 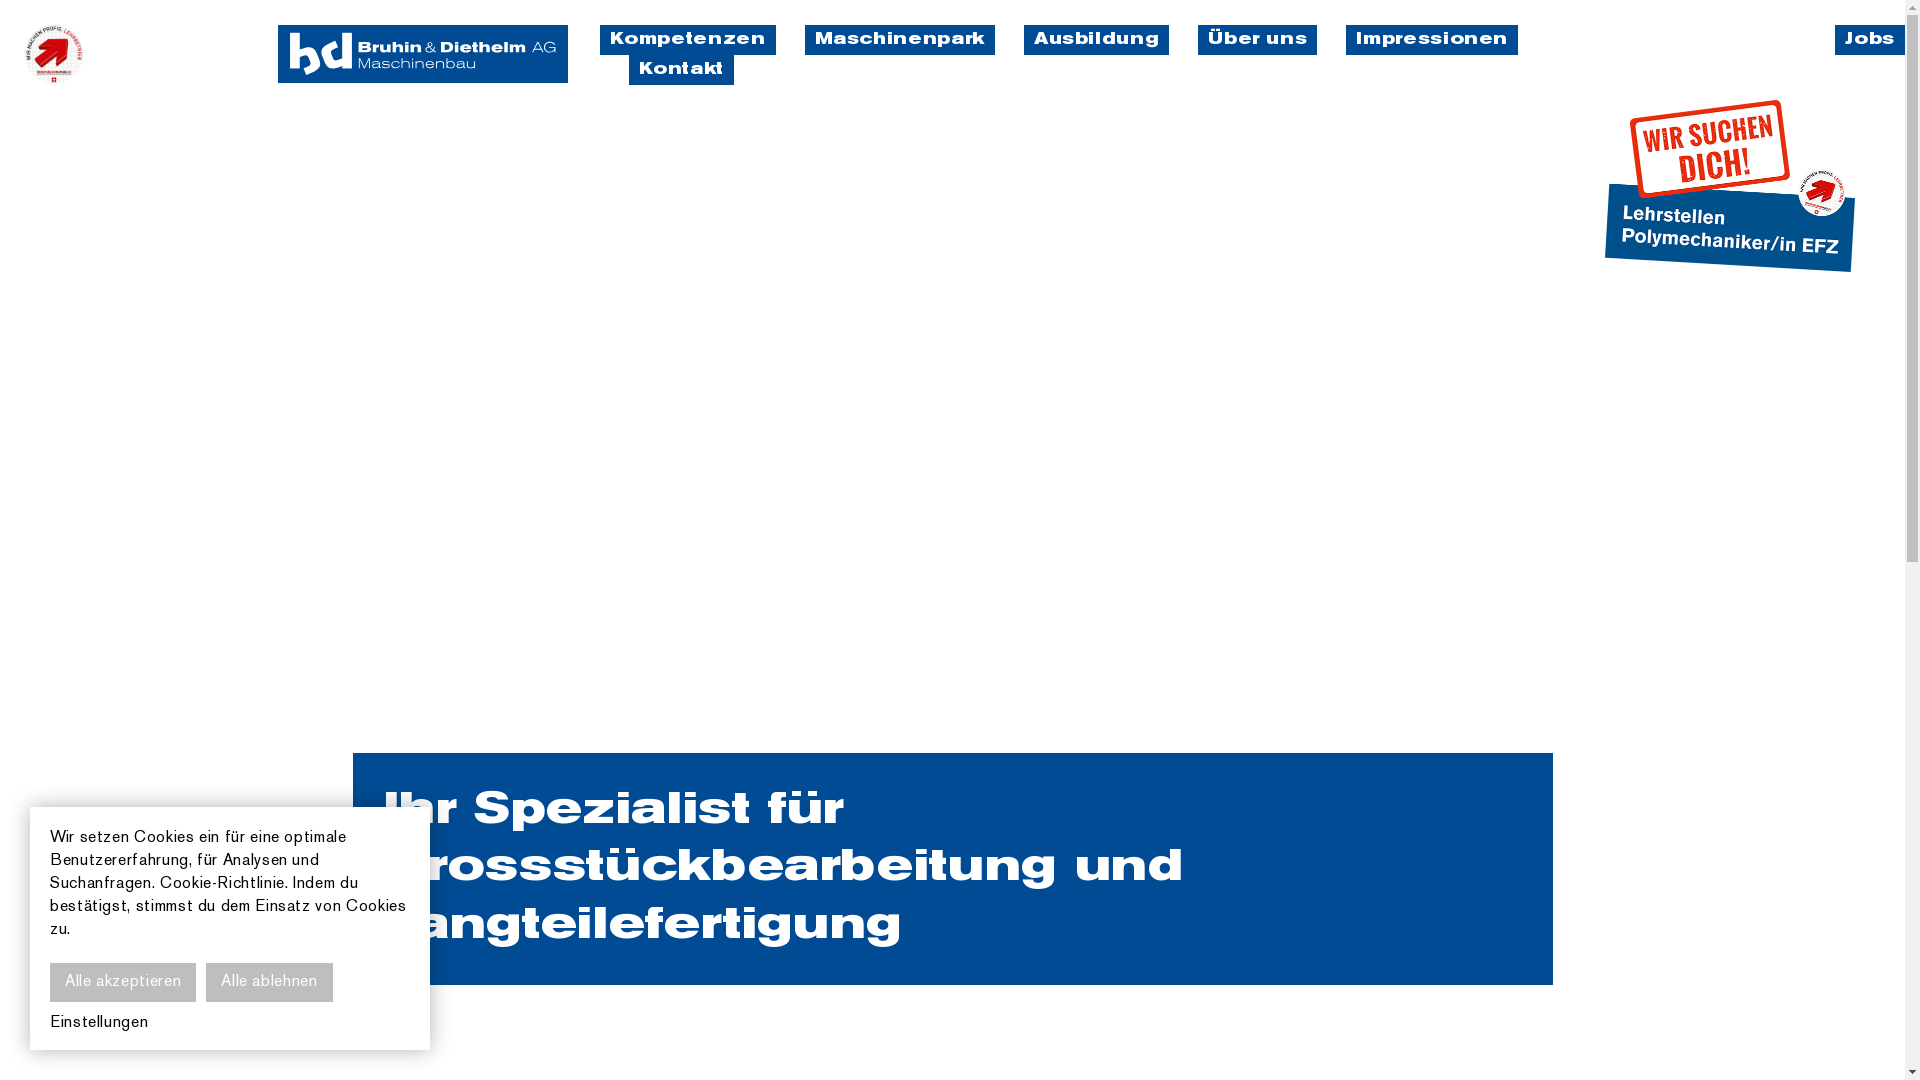 I want to click on 'bruhin & diethelm', so click(x=421, y=53).